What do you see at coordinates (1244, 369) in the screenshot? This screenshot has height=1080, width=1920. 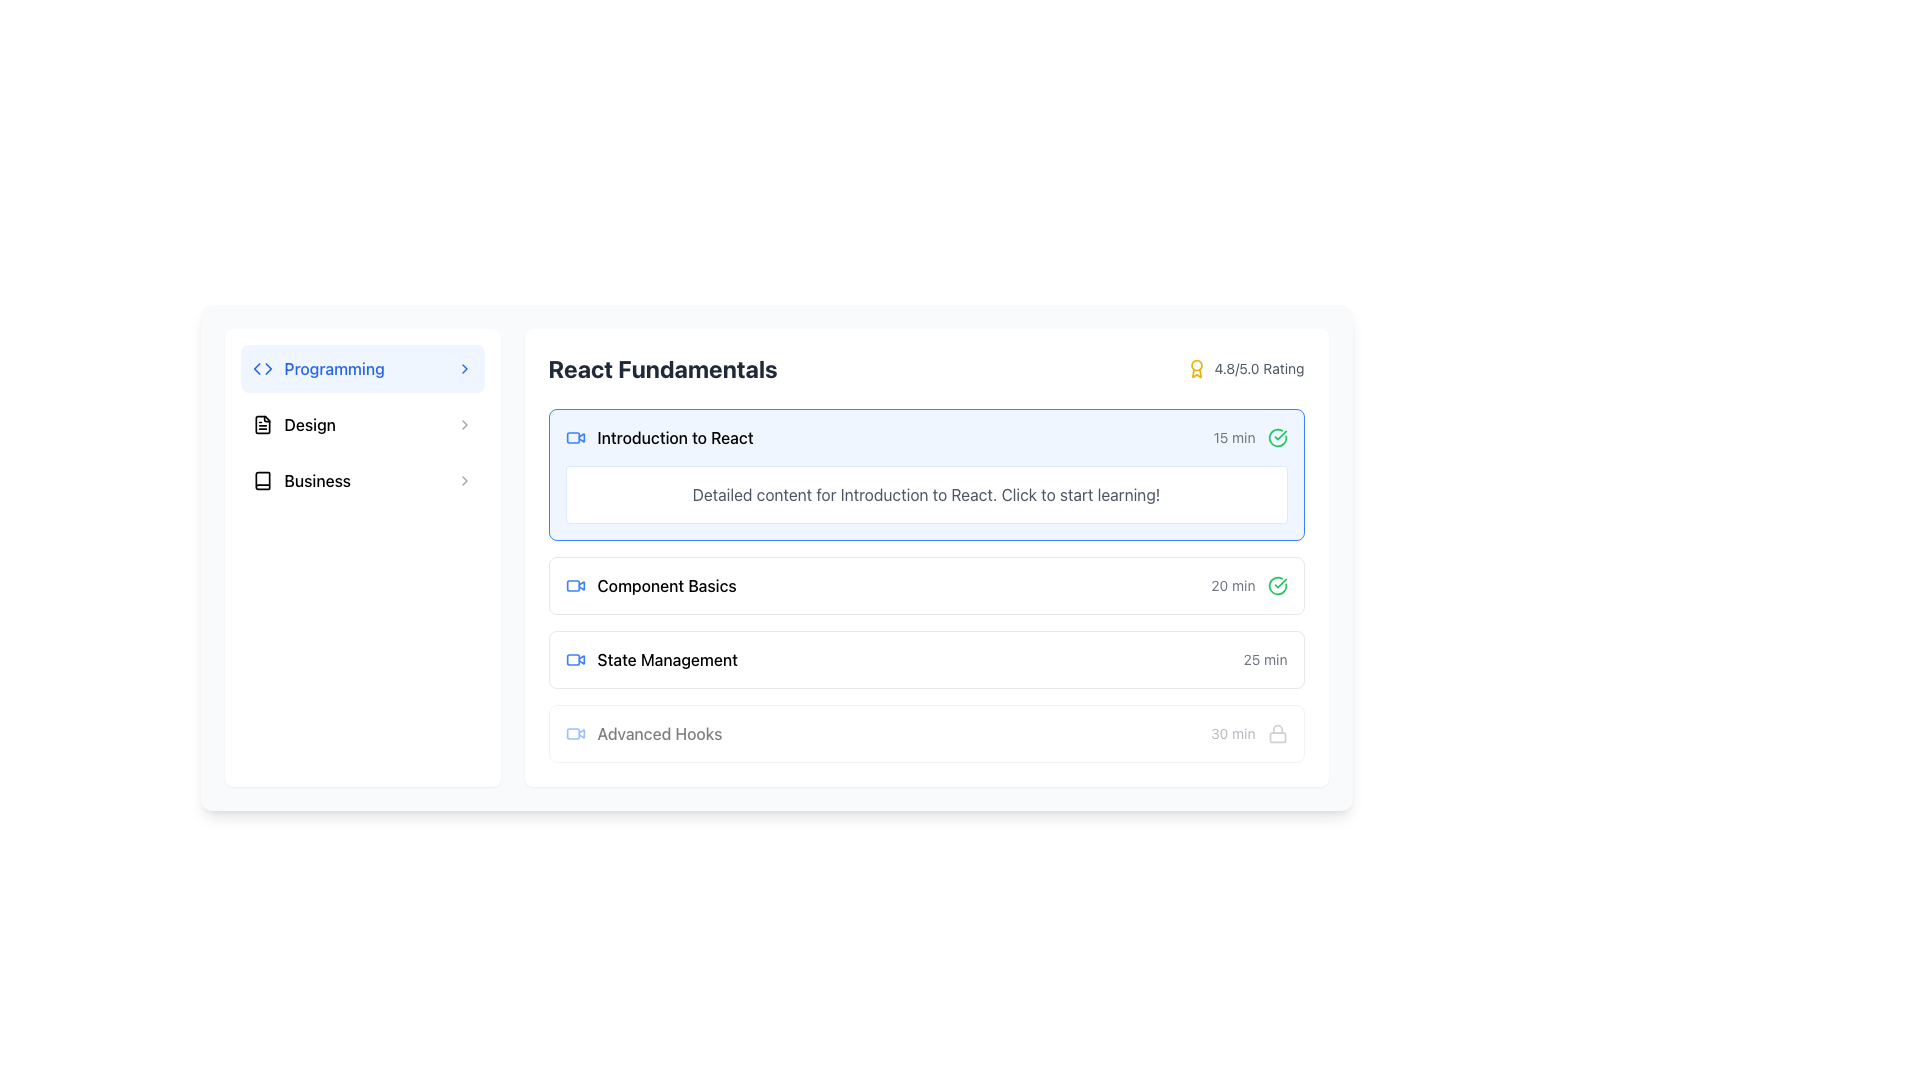 I see `the static text element displaying '4.8/5.0 Rating' with a yellow award icon, located in the 'React Fundamentals' block near the top right corner` at bounding box center [1244, 369].